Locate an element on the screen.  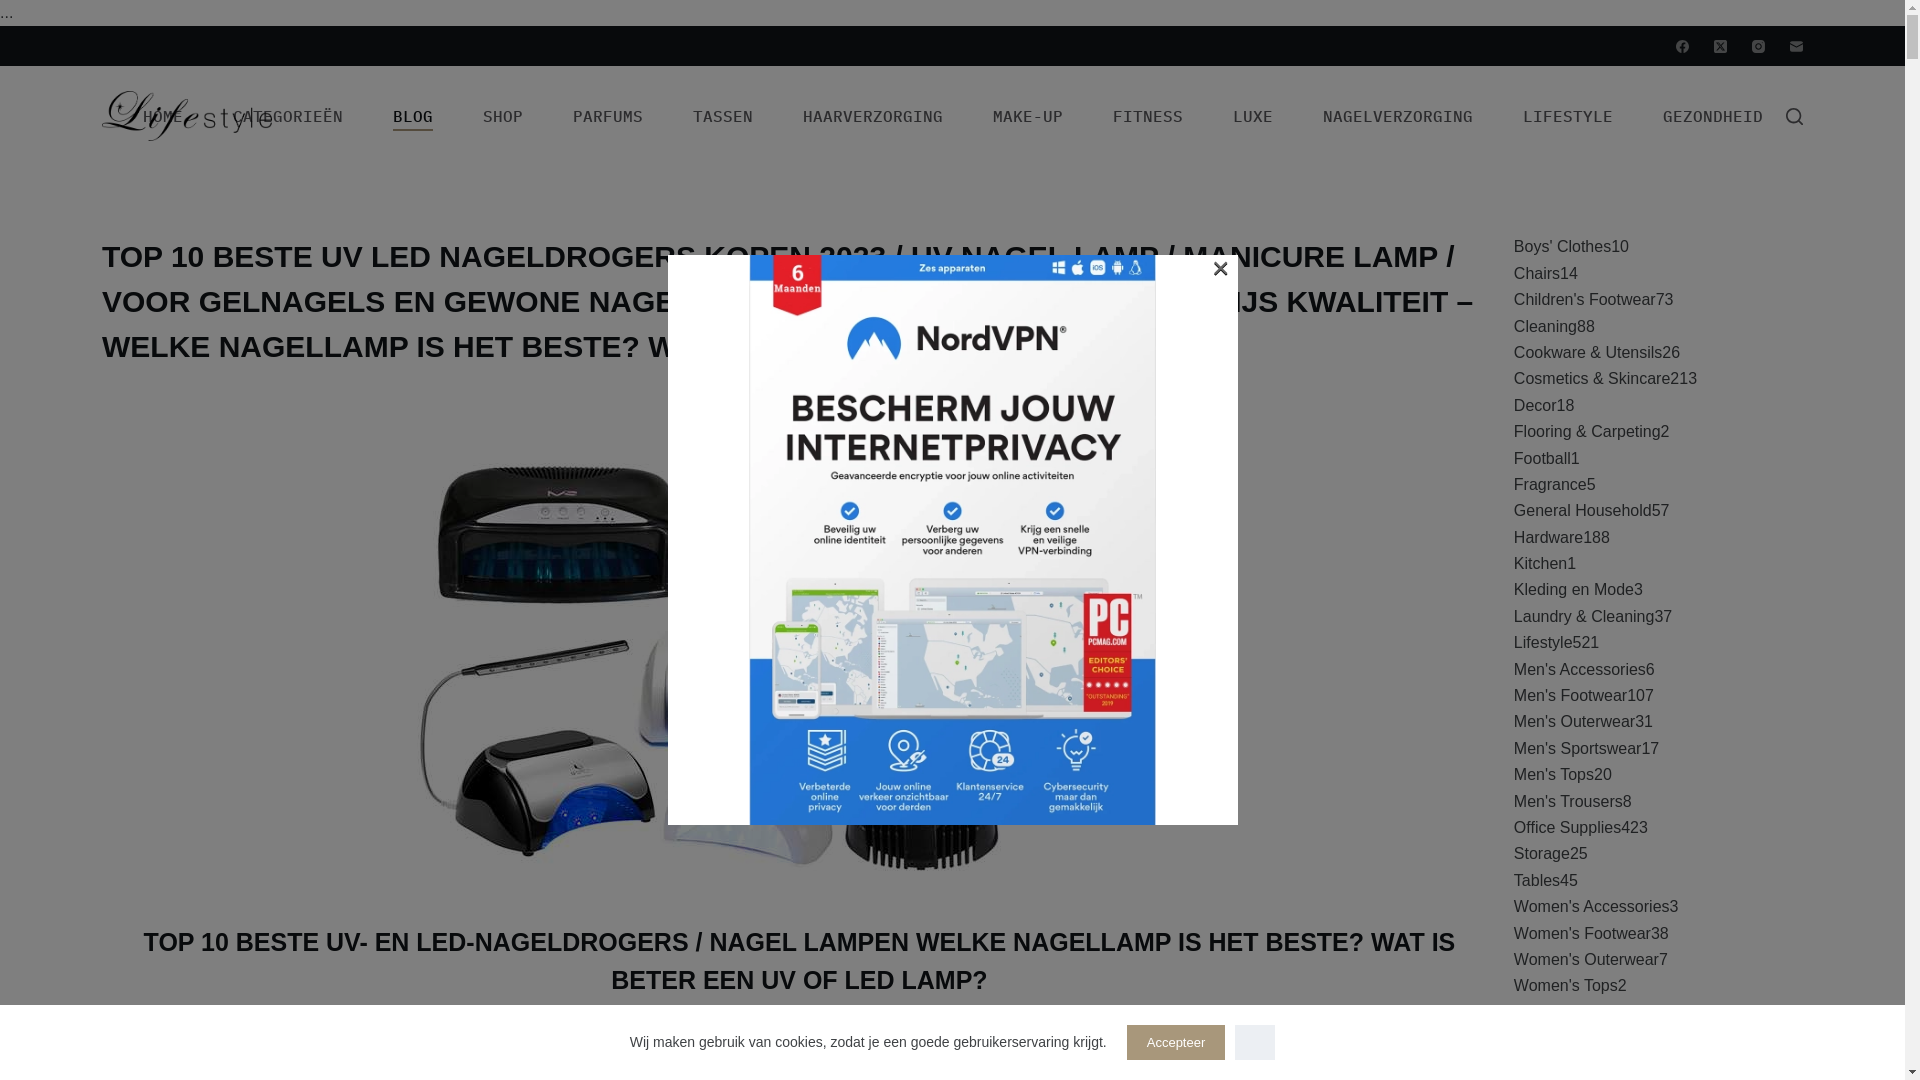
'Fragrance' is located at coordinates (1549, 484).